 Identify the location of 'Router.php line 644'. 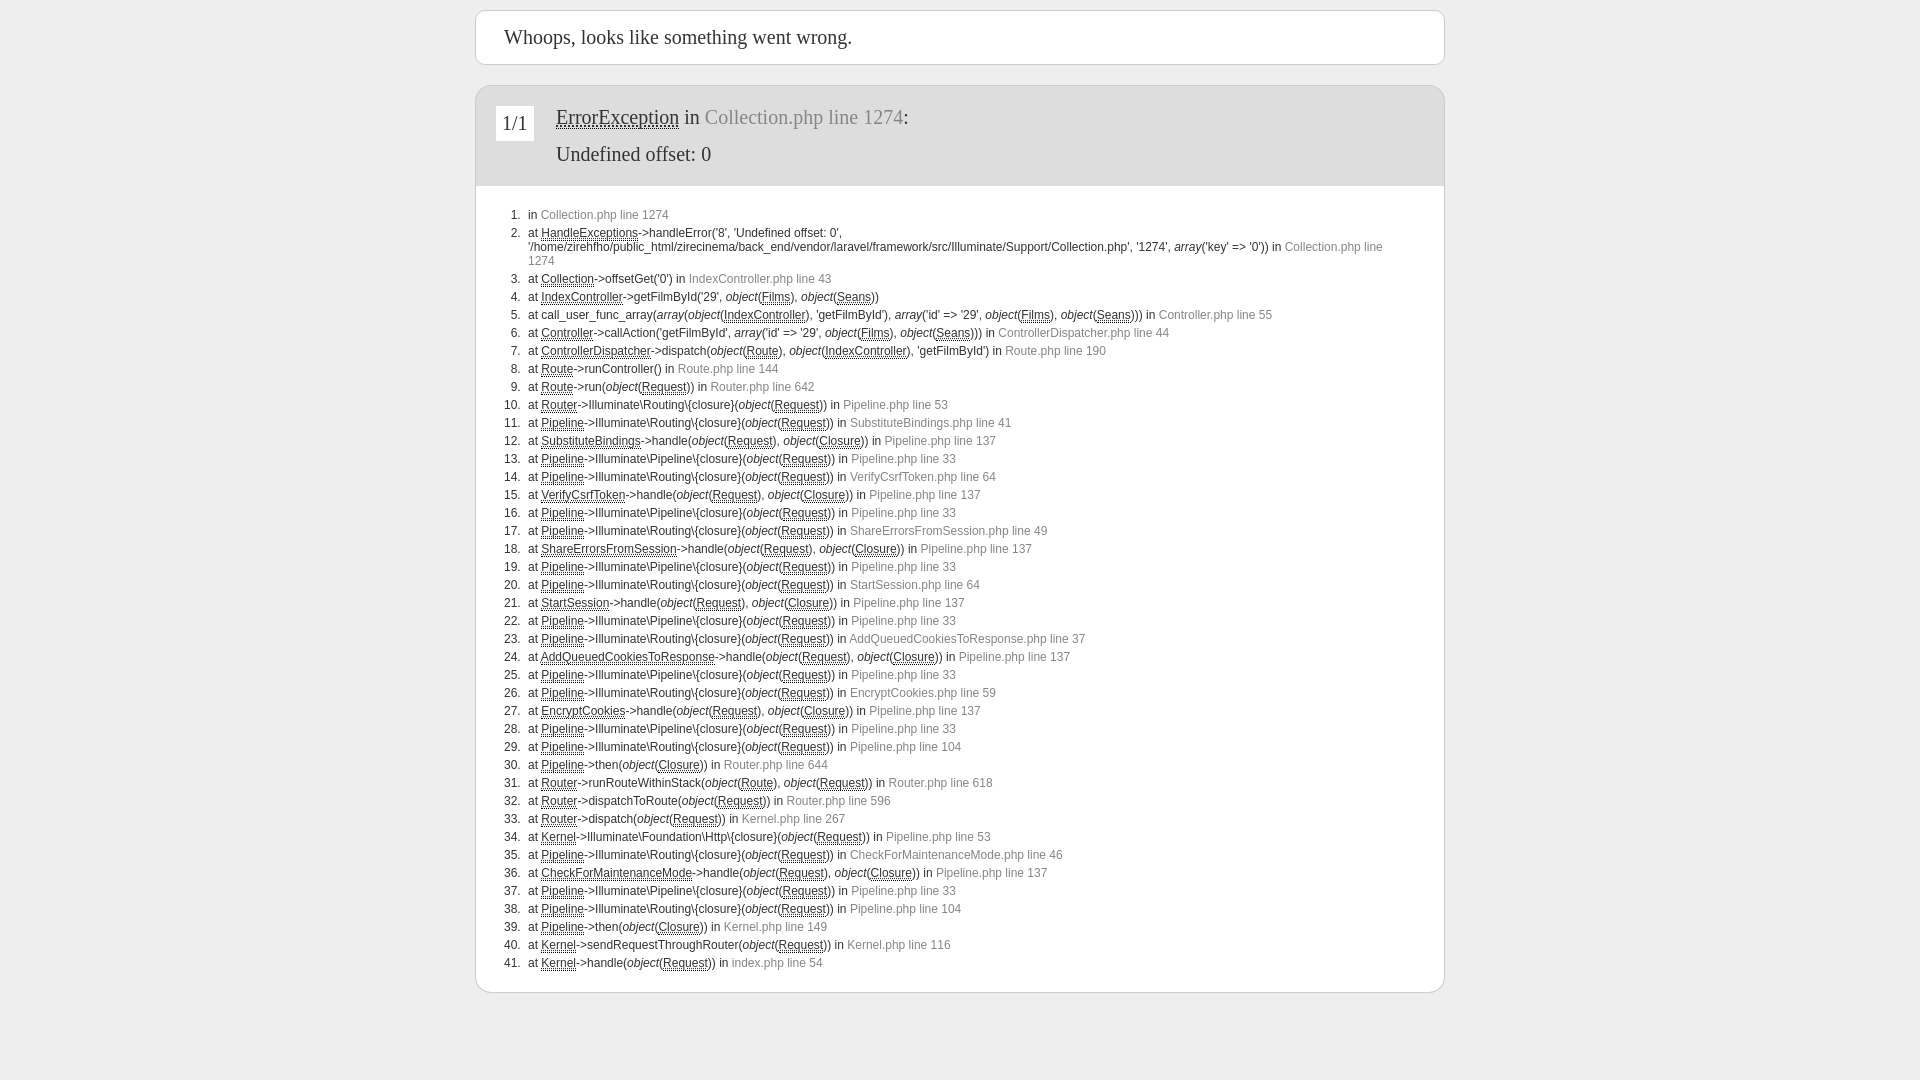
(775, 764).